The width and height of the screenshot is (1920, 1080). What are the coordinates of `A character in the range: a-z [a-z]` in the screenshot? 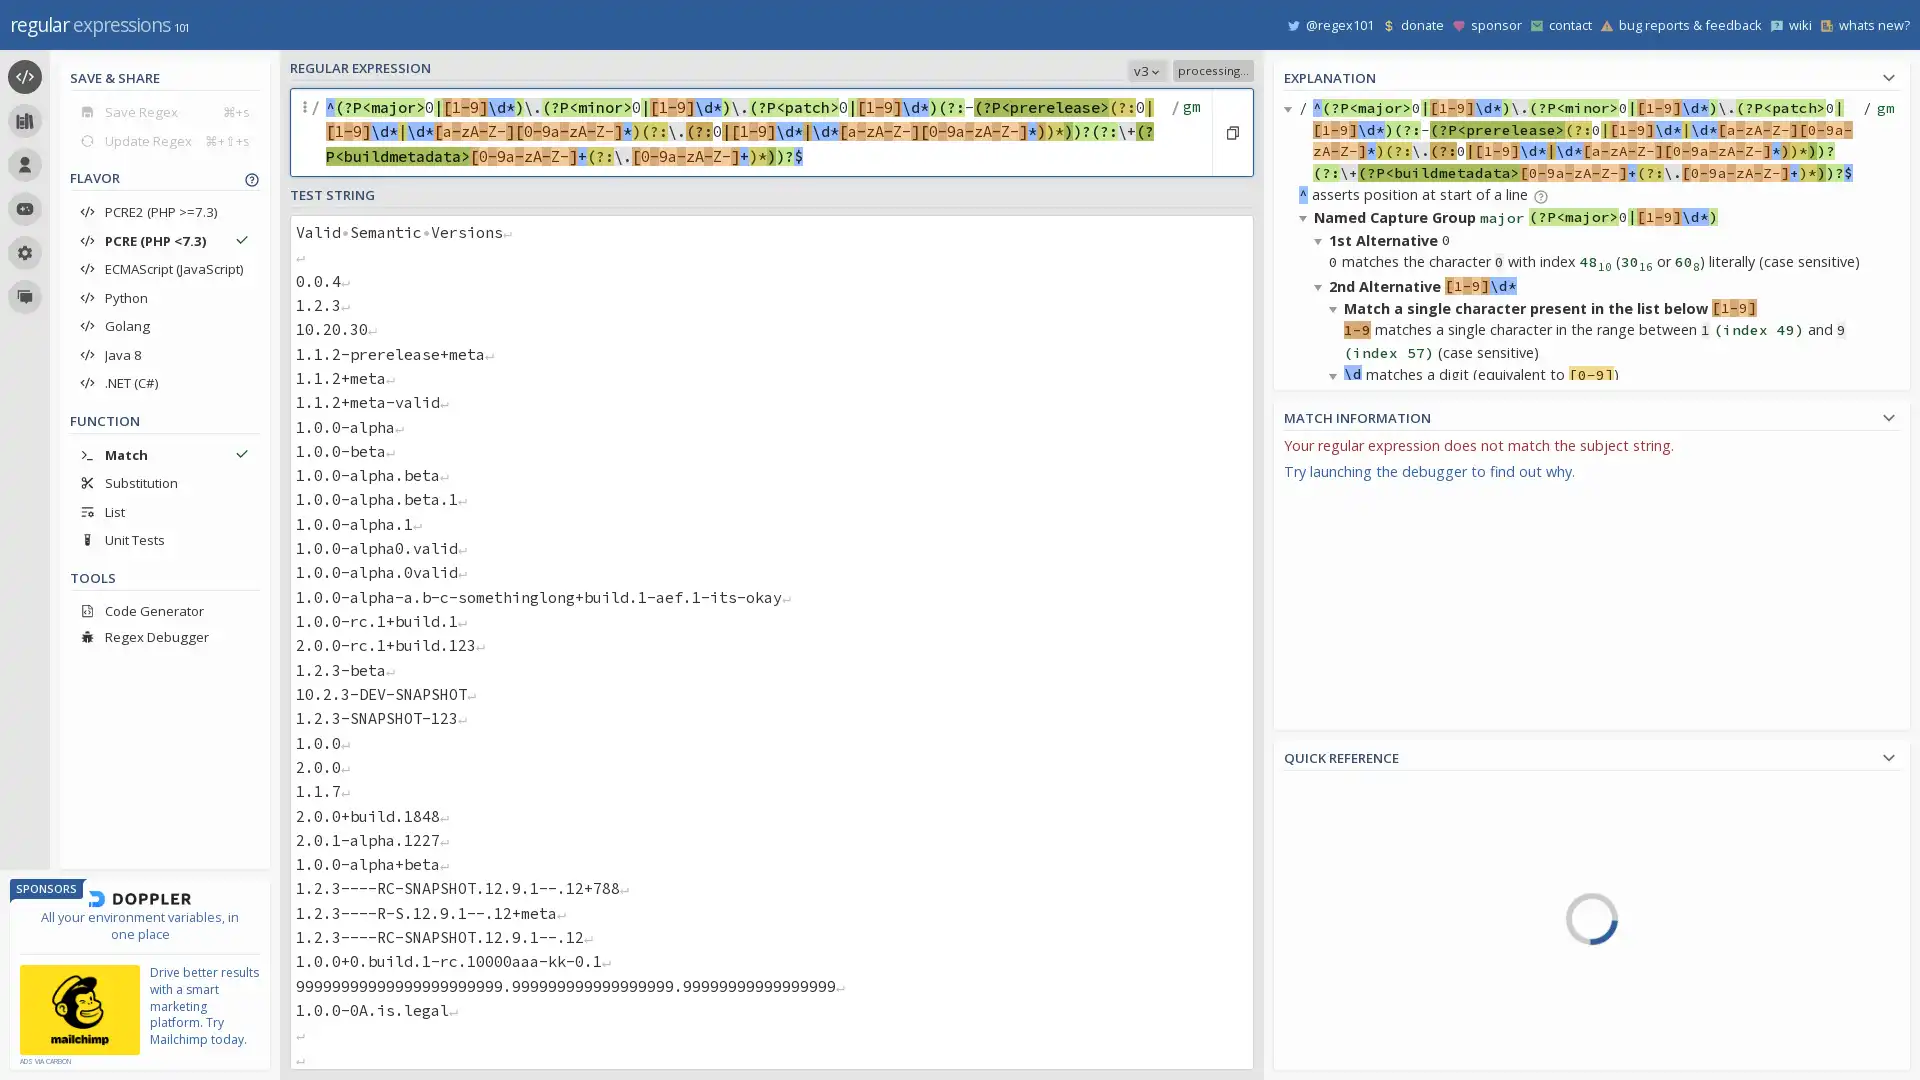 It's located at (1691, 848).